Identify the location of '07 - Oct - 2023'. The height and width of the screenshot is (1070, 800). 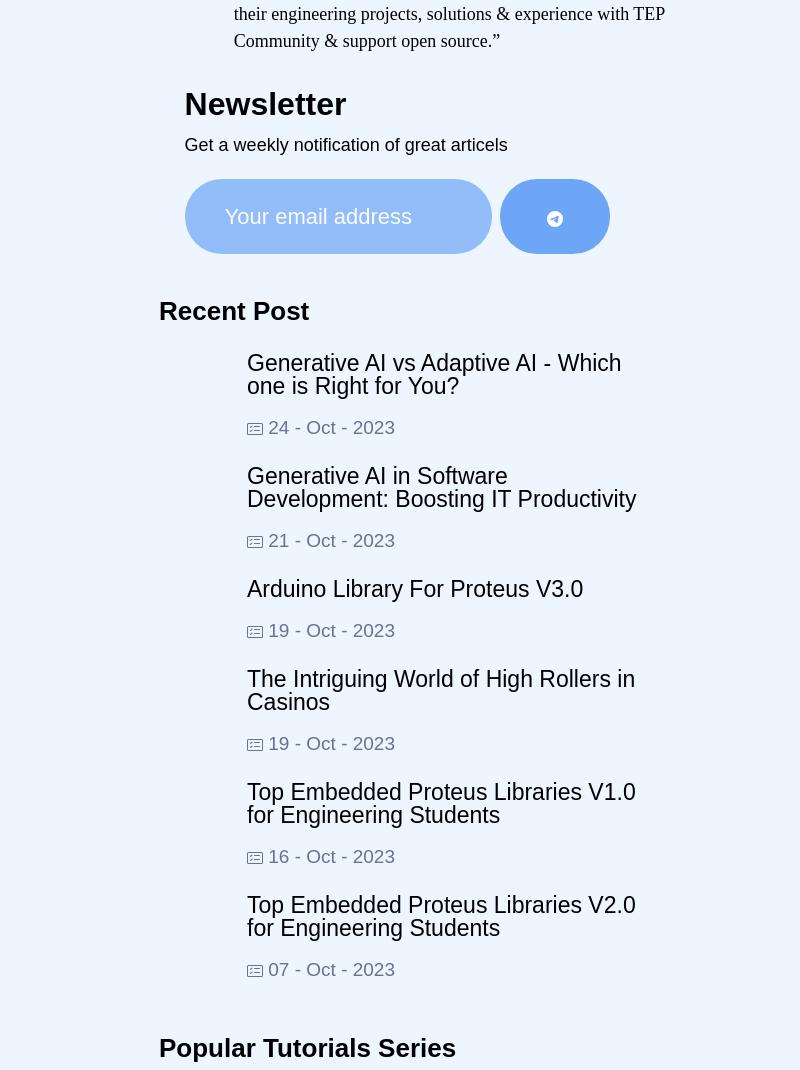
(328, 967).